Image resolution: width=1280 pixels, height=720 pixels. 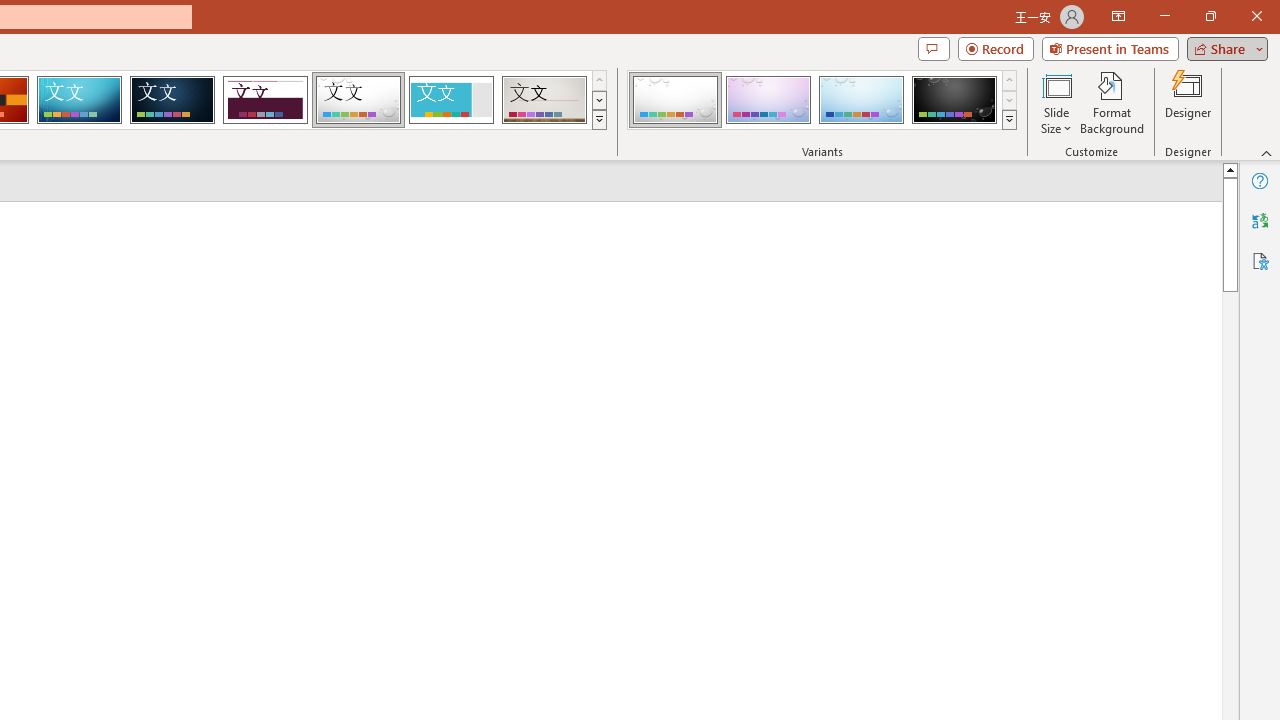 What do you see at coordinates (861, 100) in the screenshot?
I see `'Droplet Variant 3'` at bounding box center [861, 100].